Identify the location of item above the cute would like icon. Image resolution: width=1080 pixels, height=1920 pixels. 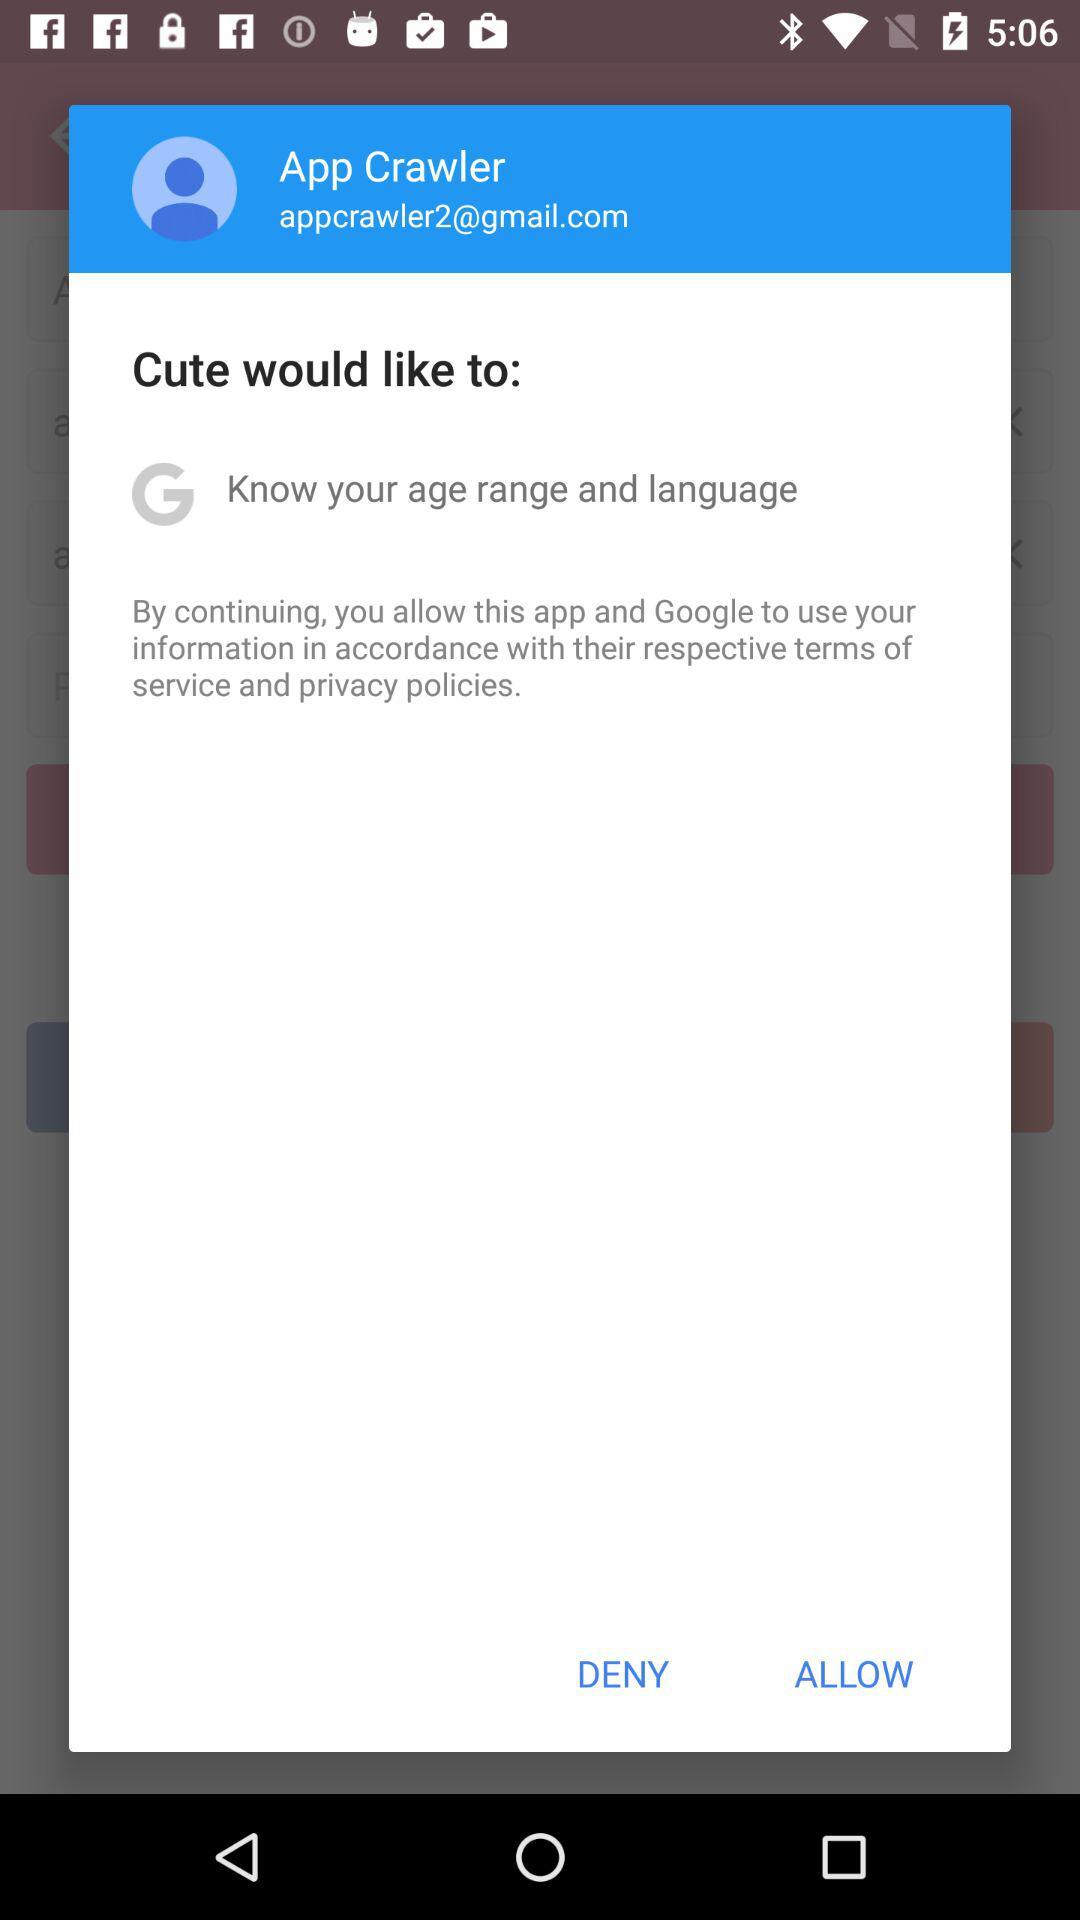
(454, 214).